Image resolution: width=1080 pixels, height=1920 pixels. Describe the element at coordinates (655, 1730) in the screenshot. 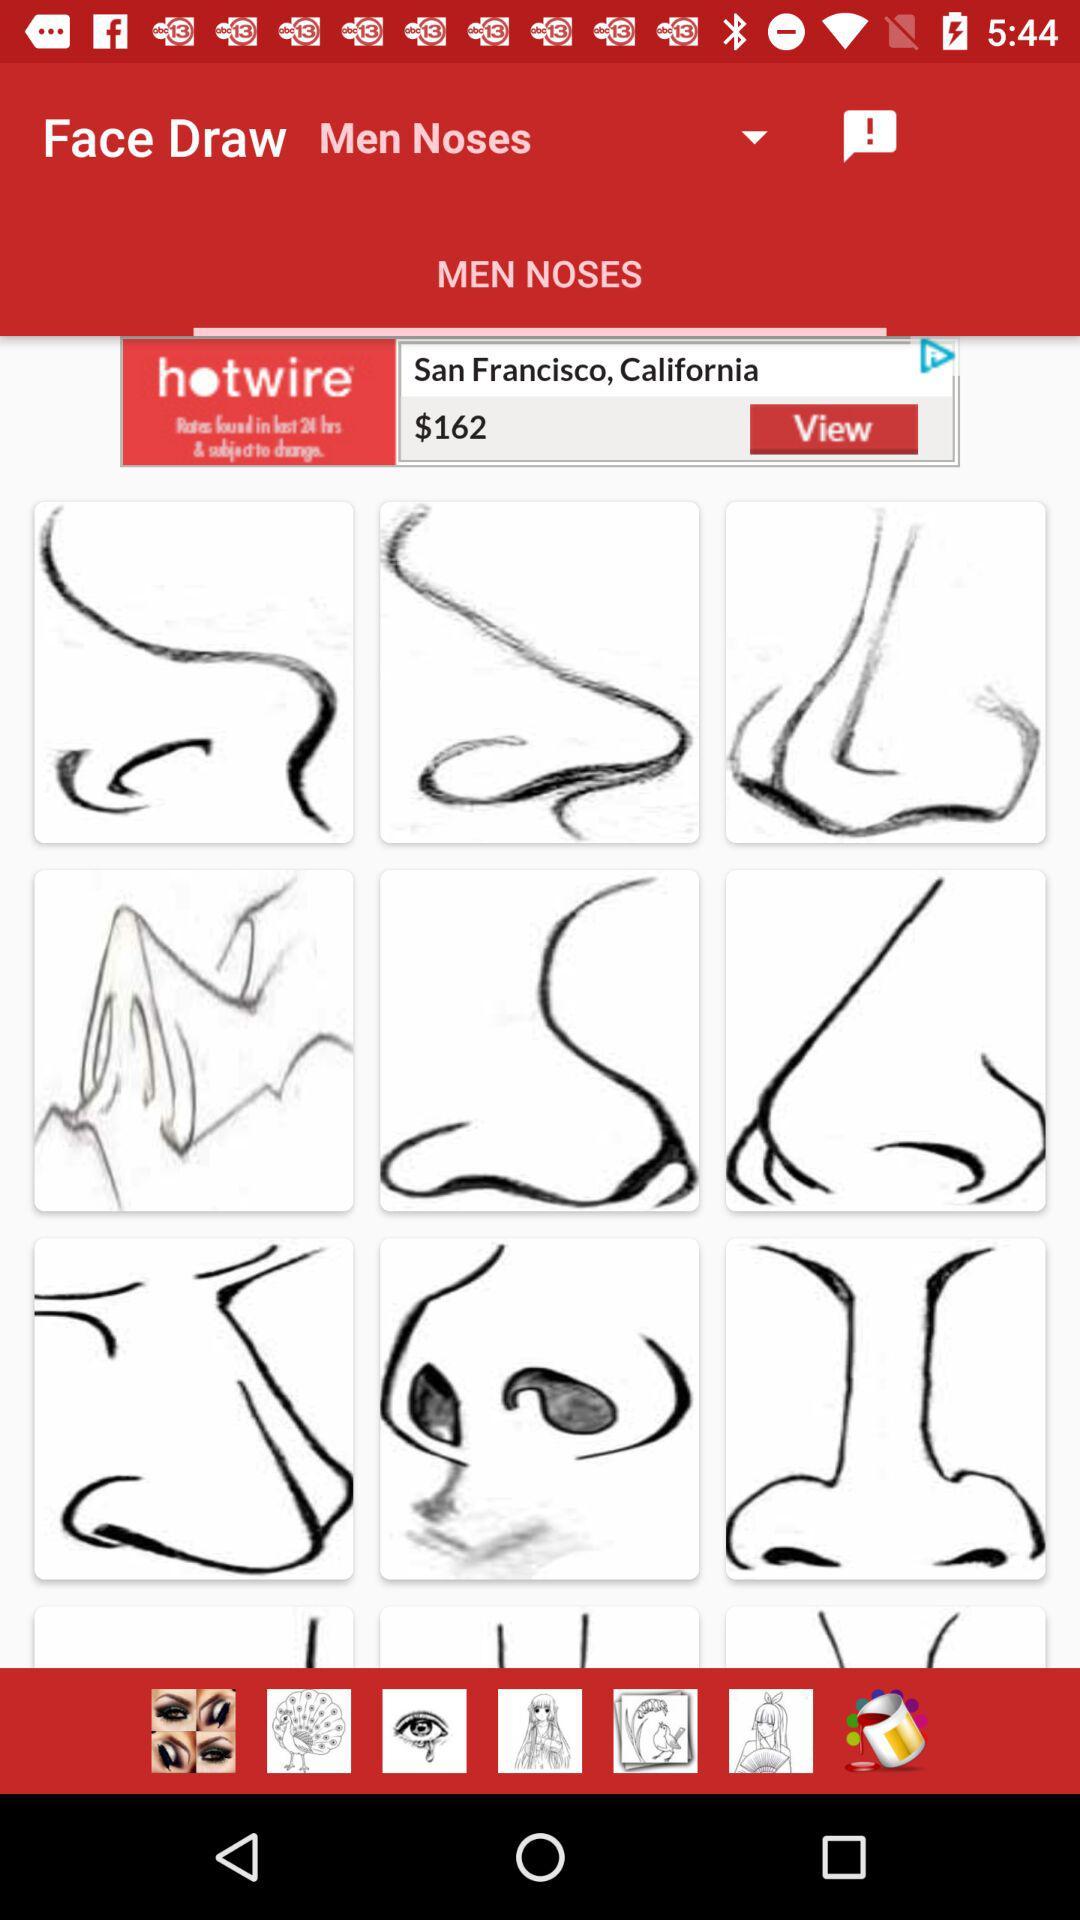

I see `drawing` at that location.